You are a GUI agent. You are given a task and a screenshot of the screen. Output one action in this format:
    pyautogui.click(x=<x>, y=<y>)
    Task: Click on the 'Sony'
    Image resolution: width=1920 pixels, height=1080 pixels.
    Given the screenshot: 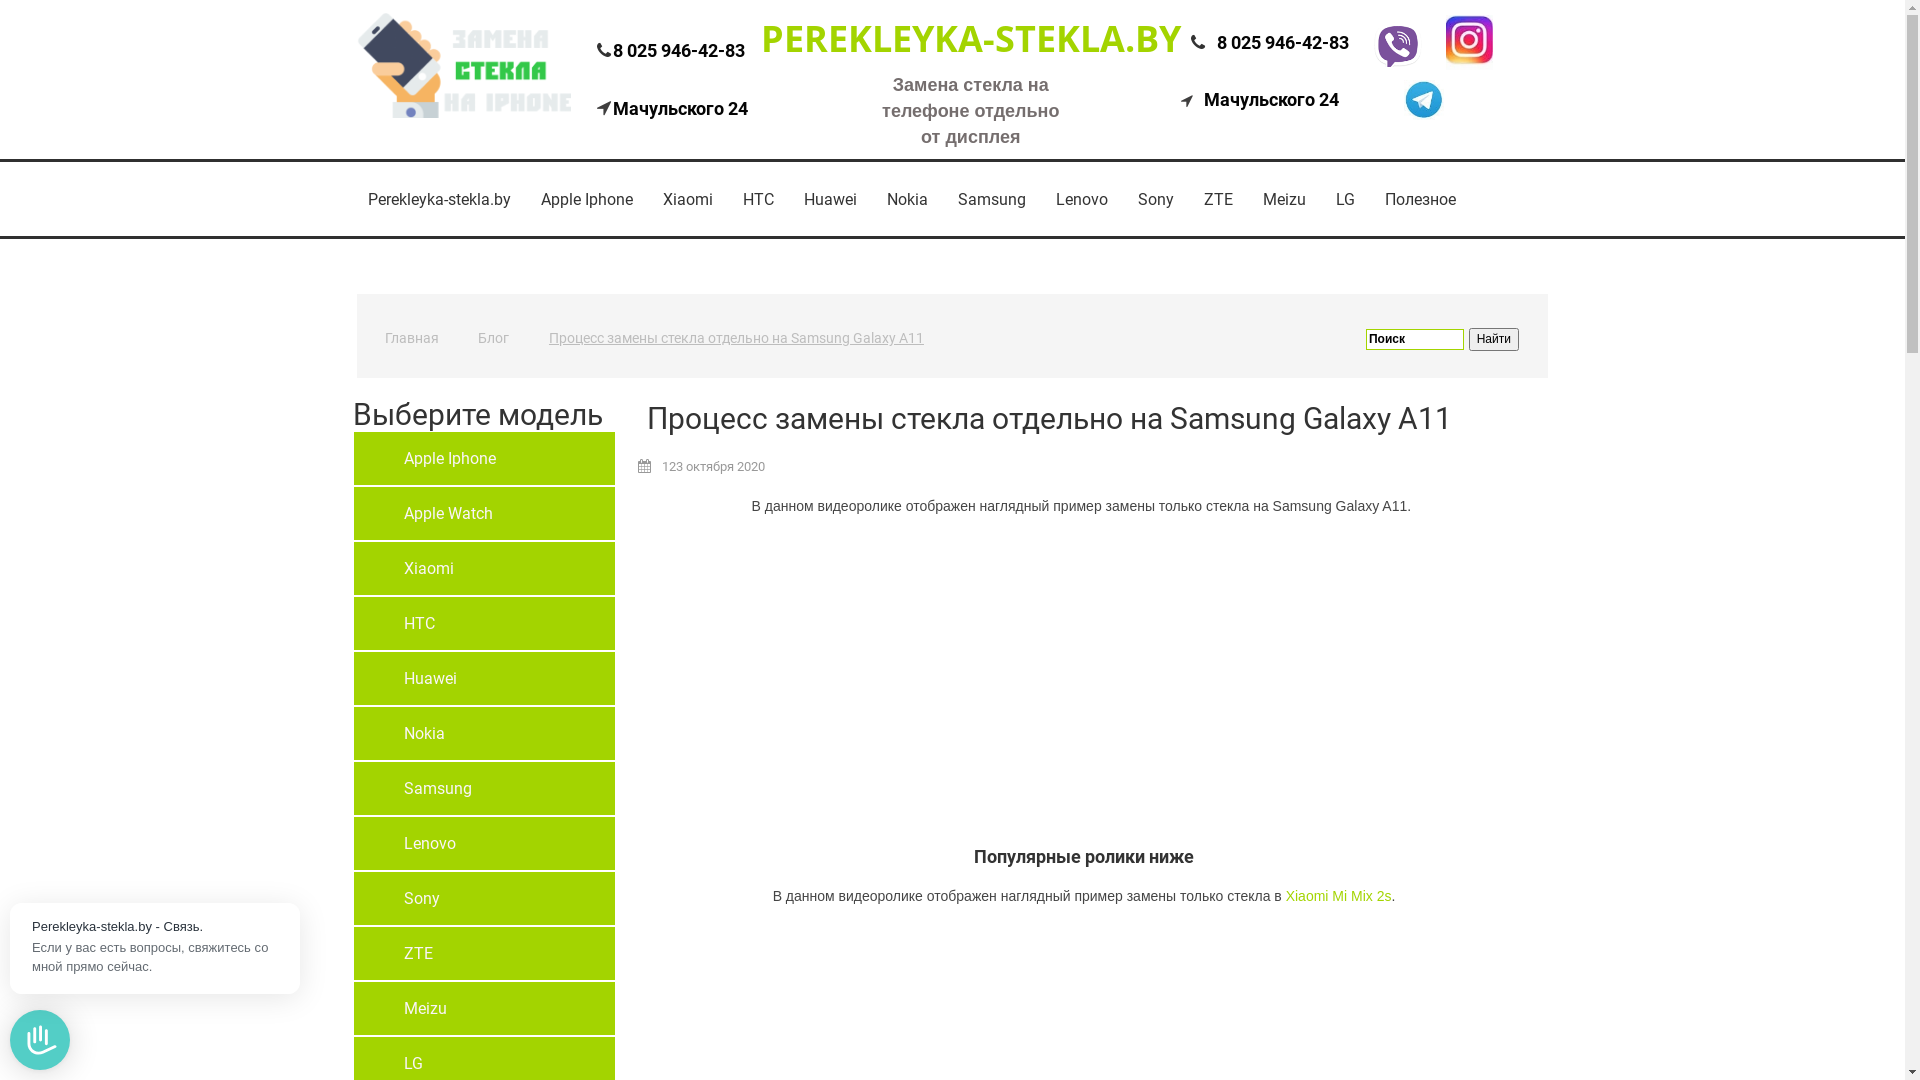 What is the action you would take?
    pyautogui.click(x=351, y=897)
    